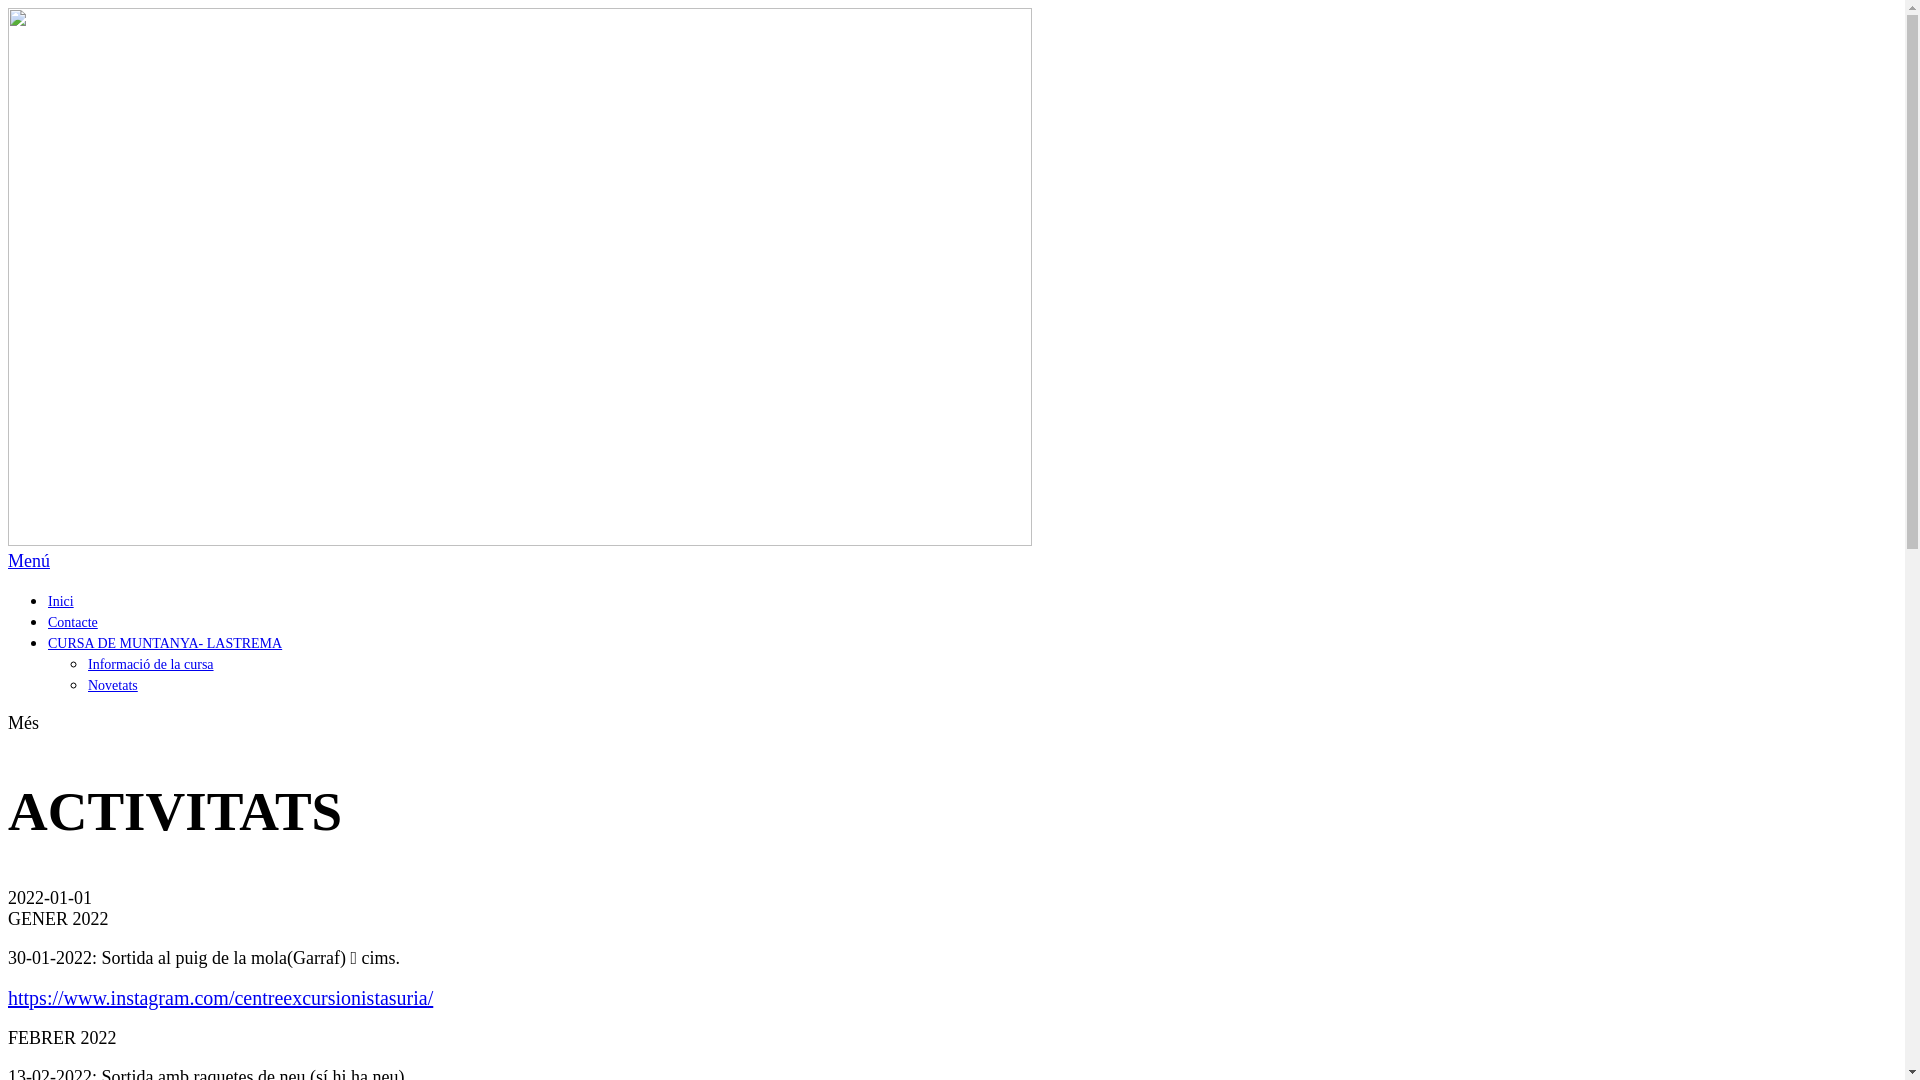  I want to click on 'Inici', so click(61, 600).